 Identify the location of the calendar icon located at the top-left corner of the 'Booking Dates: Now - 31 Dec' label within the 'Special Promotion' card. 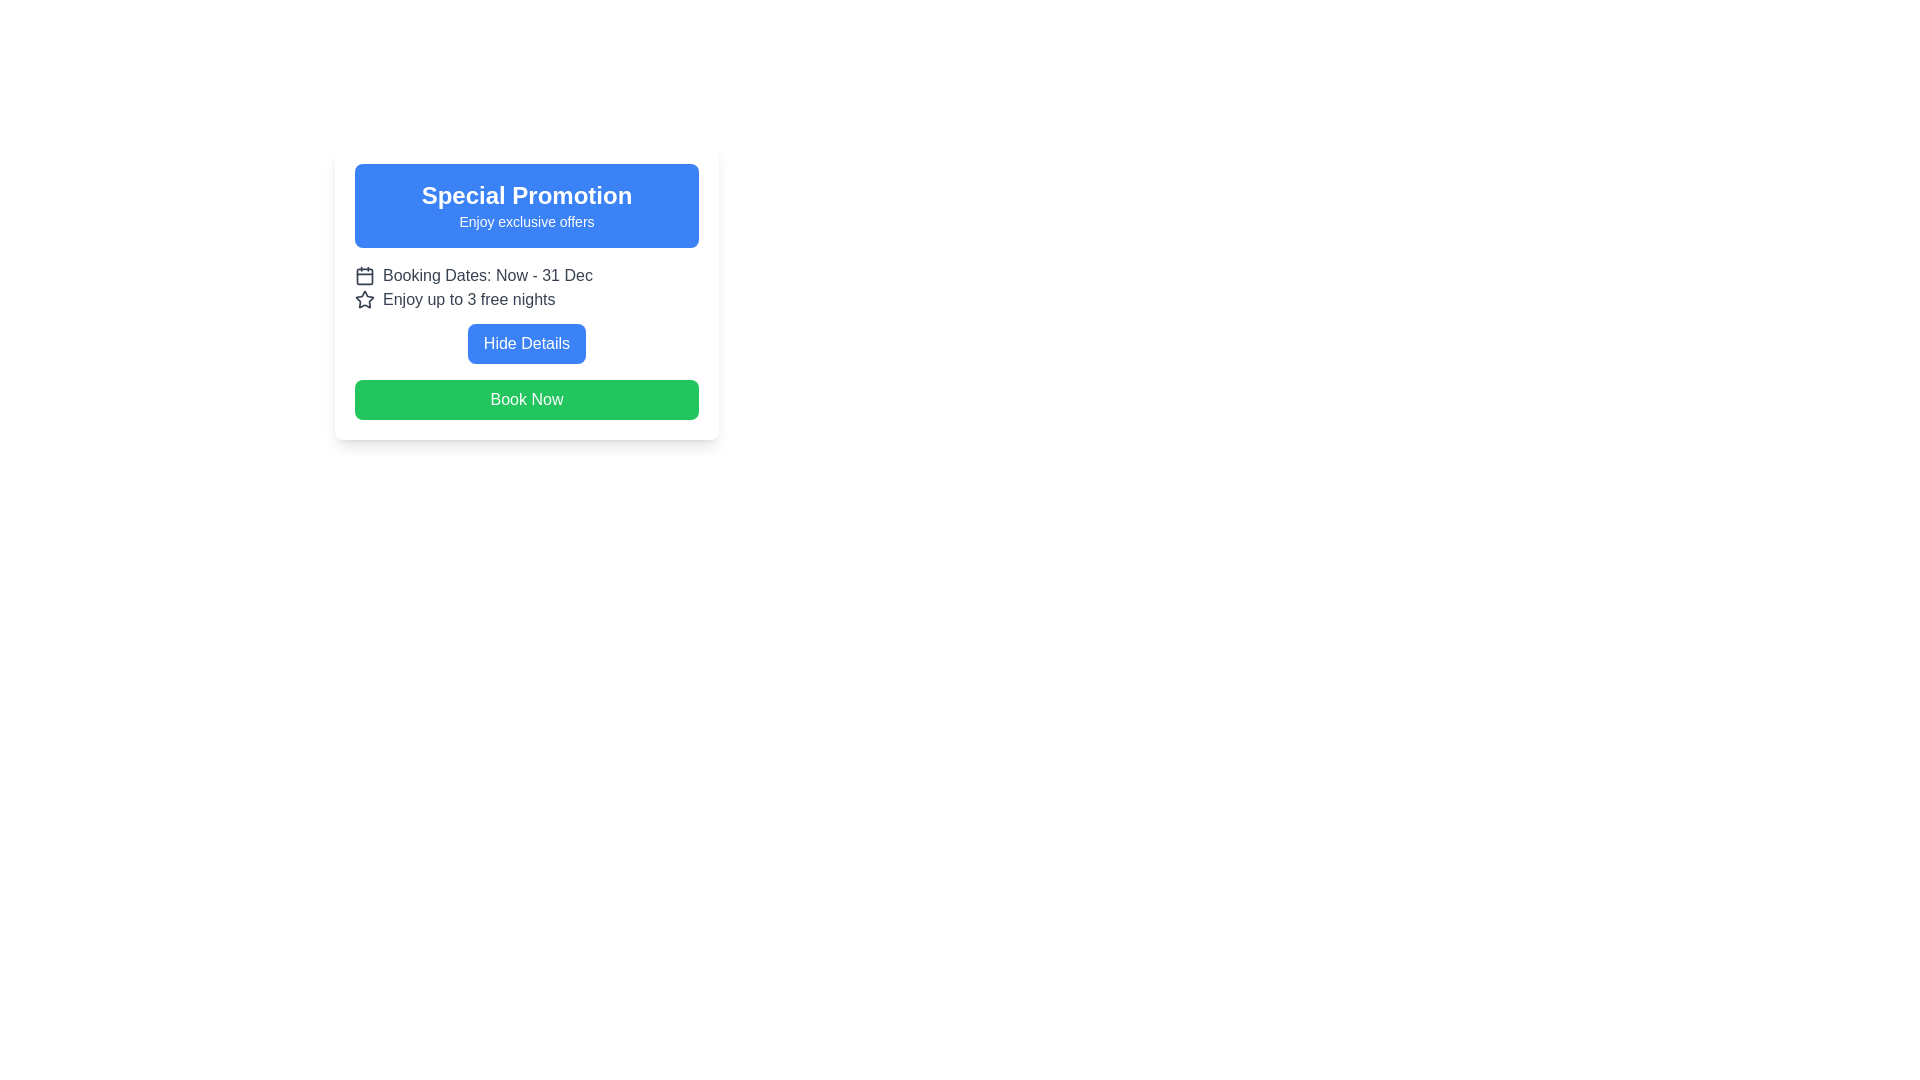
(364, 276).